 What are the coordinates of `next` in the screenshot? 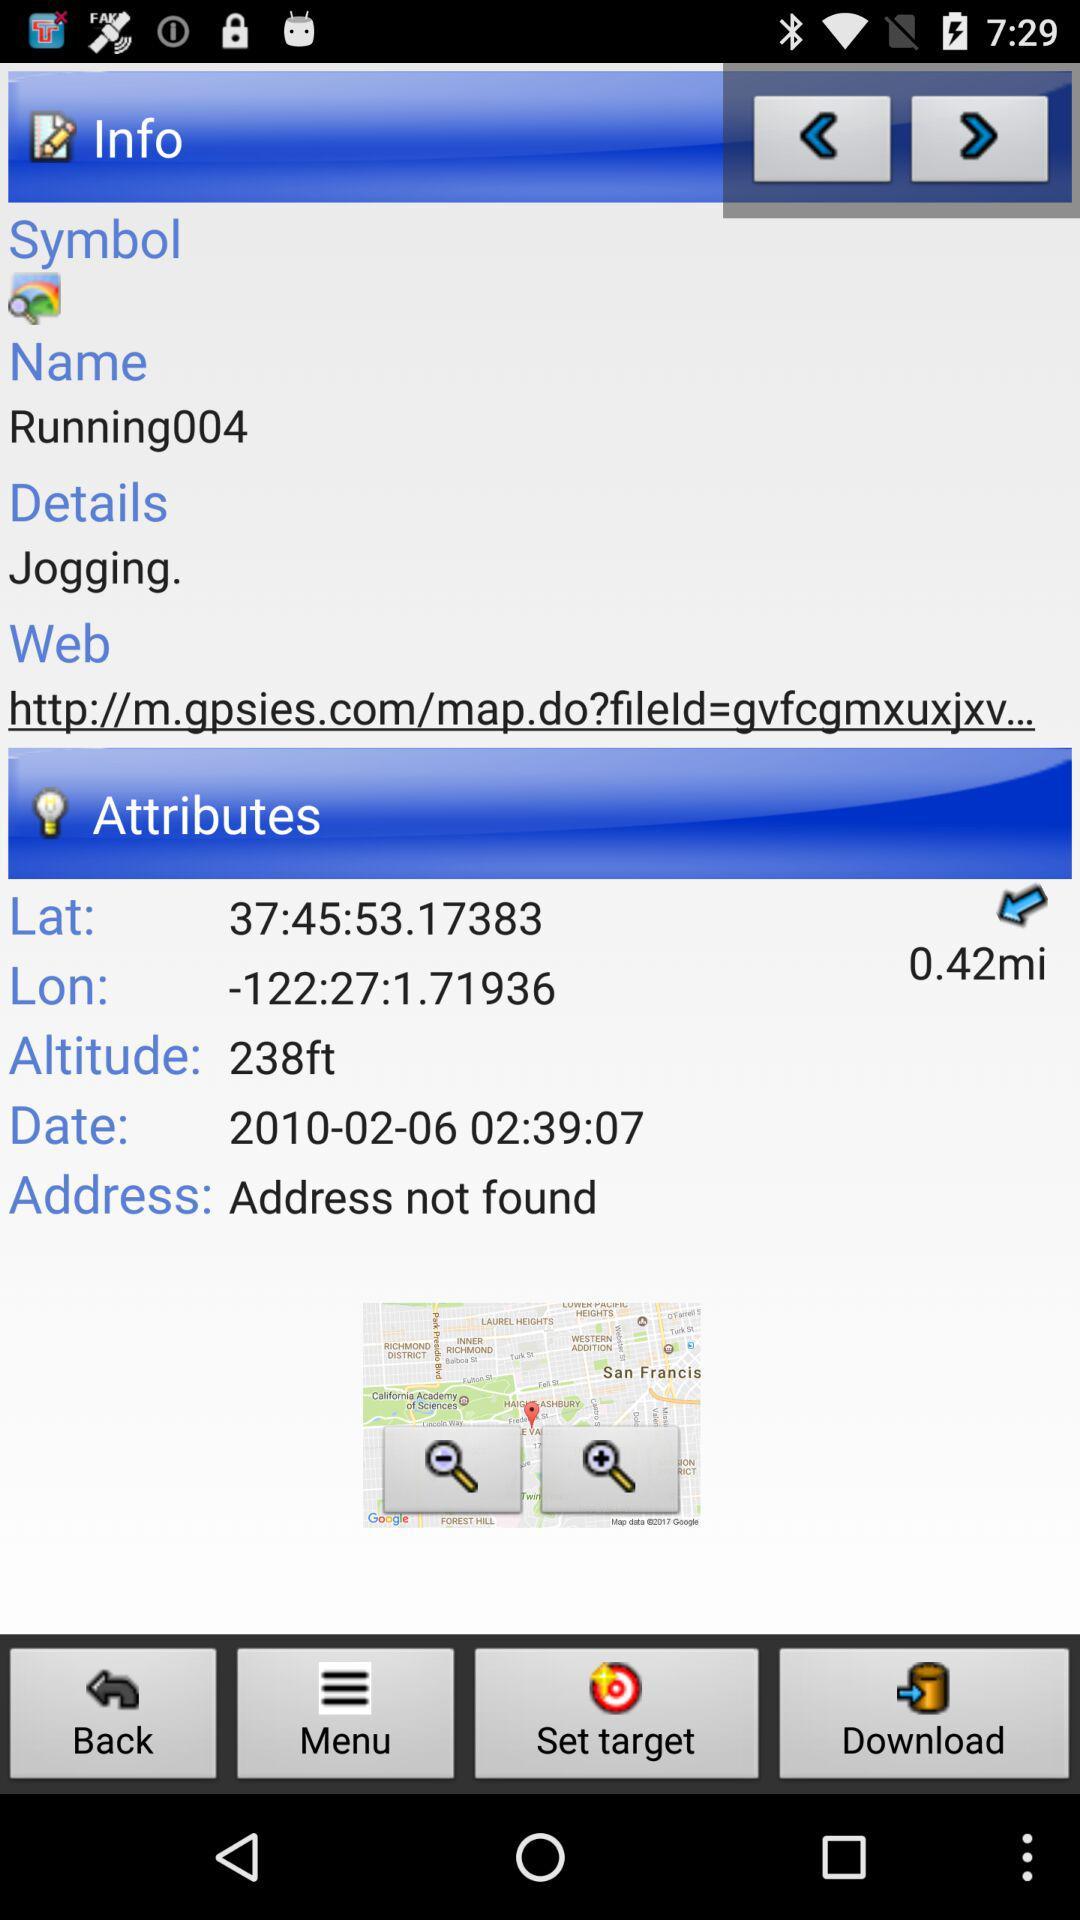 It's located at (979, 143).